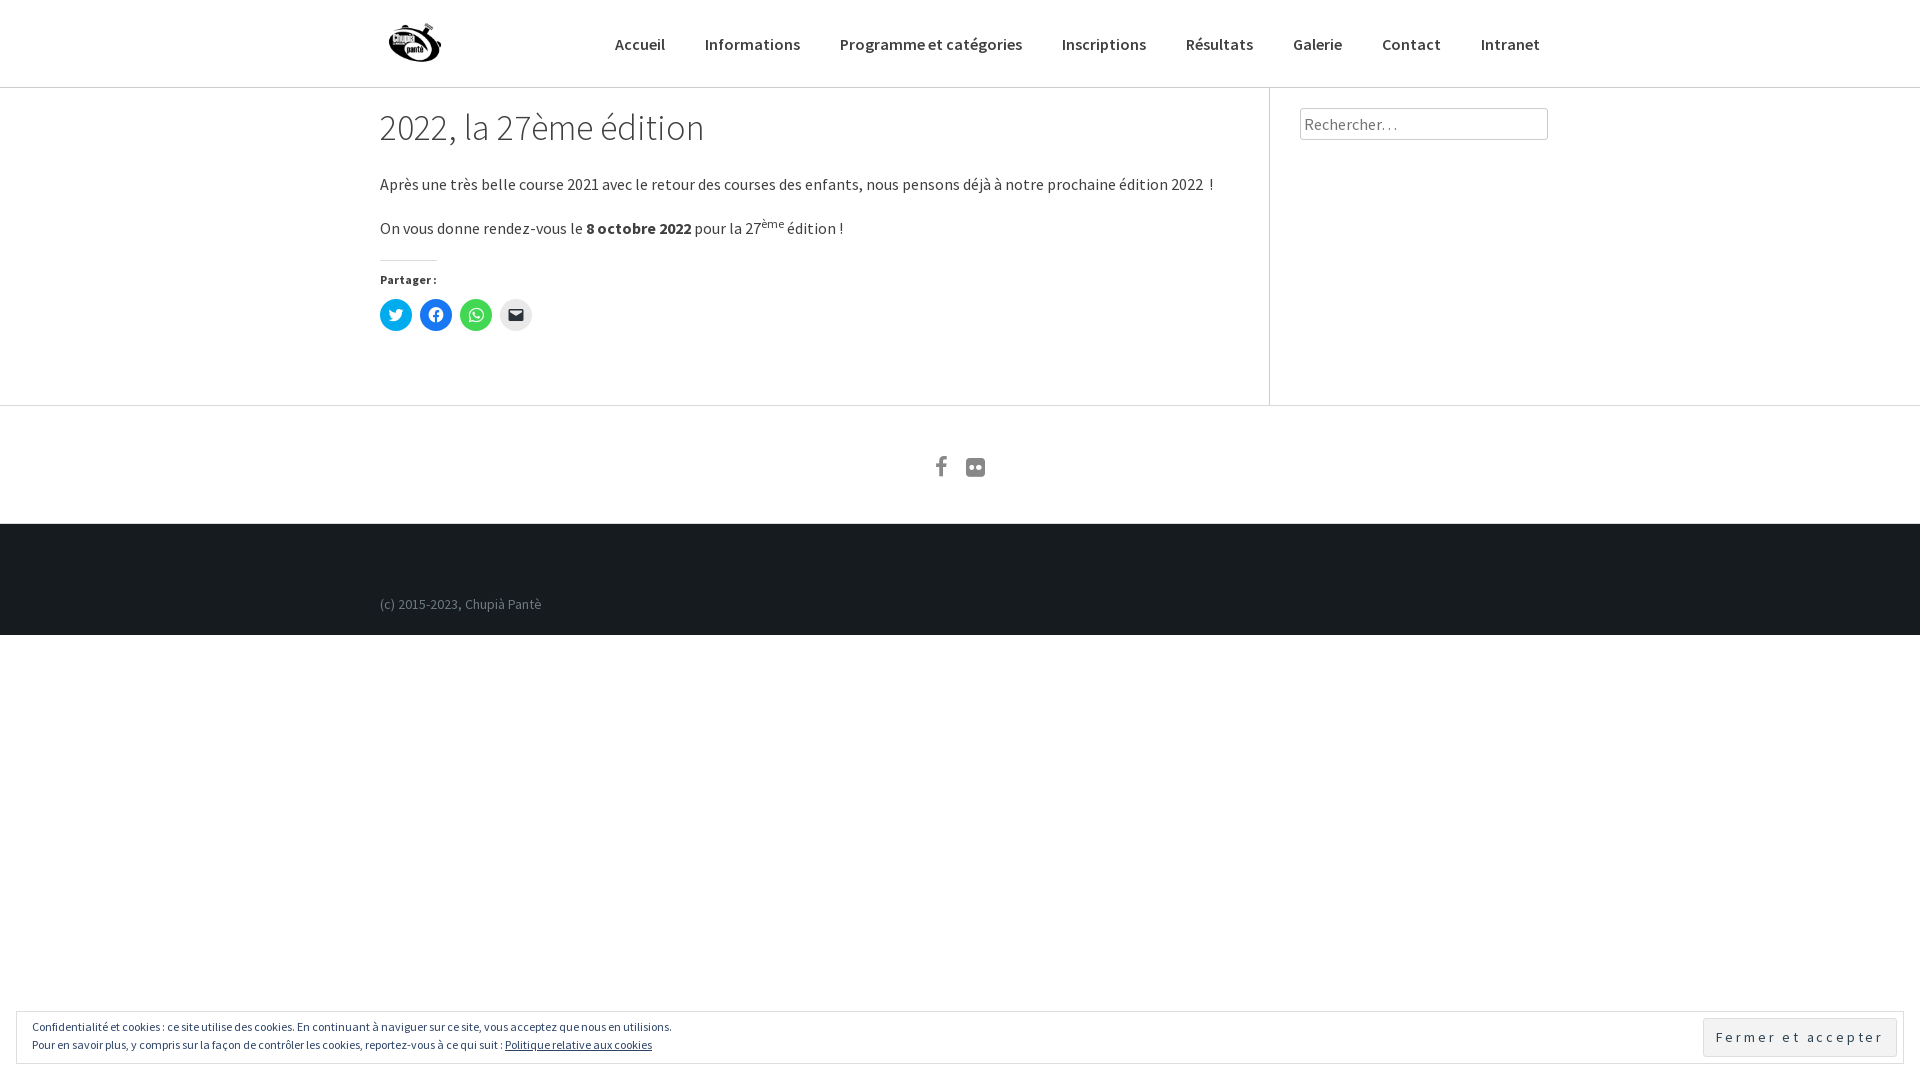 The height and width of the screenshot is (1080, 1920). I want to click on 'Galerie', so click(1271, 43).